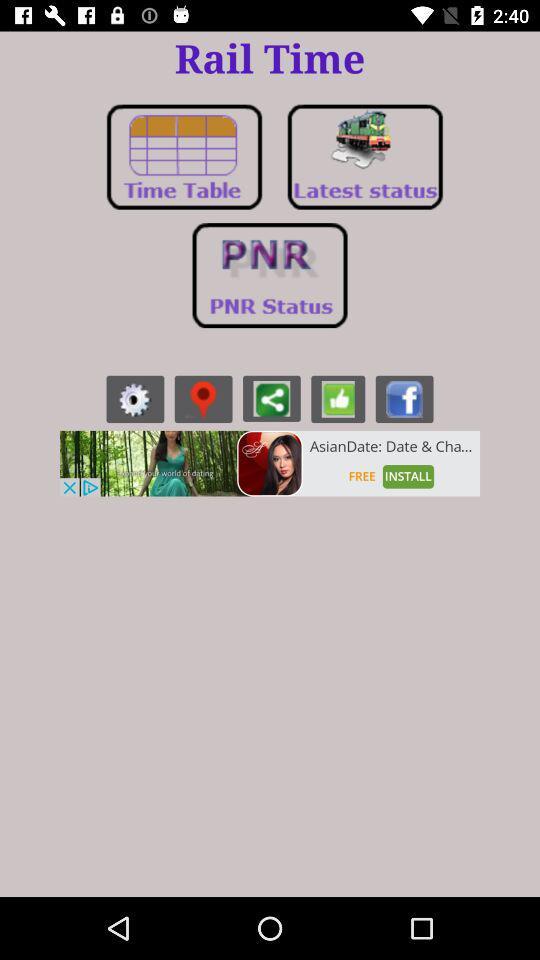 Image resolution: width=540 pixels, height=960 pixels. Describe the element at coordinates (270, 397) in the screenshot. I see `the share icon` at that location.